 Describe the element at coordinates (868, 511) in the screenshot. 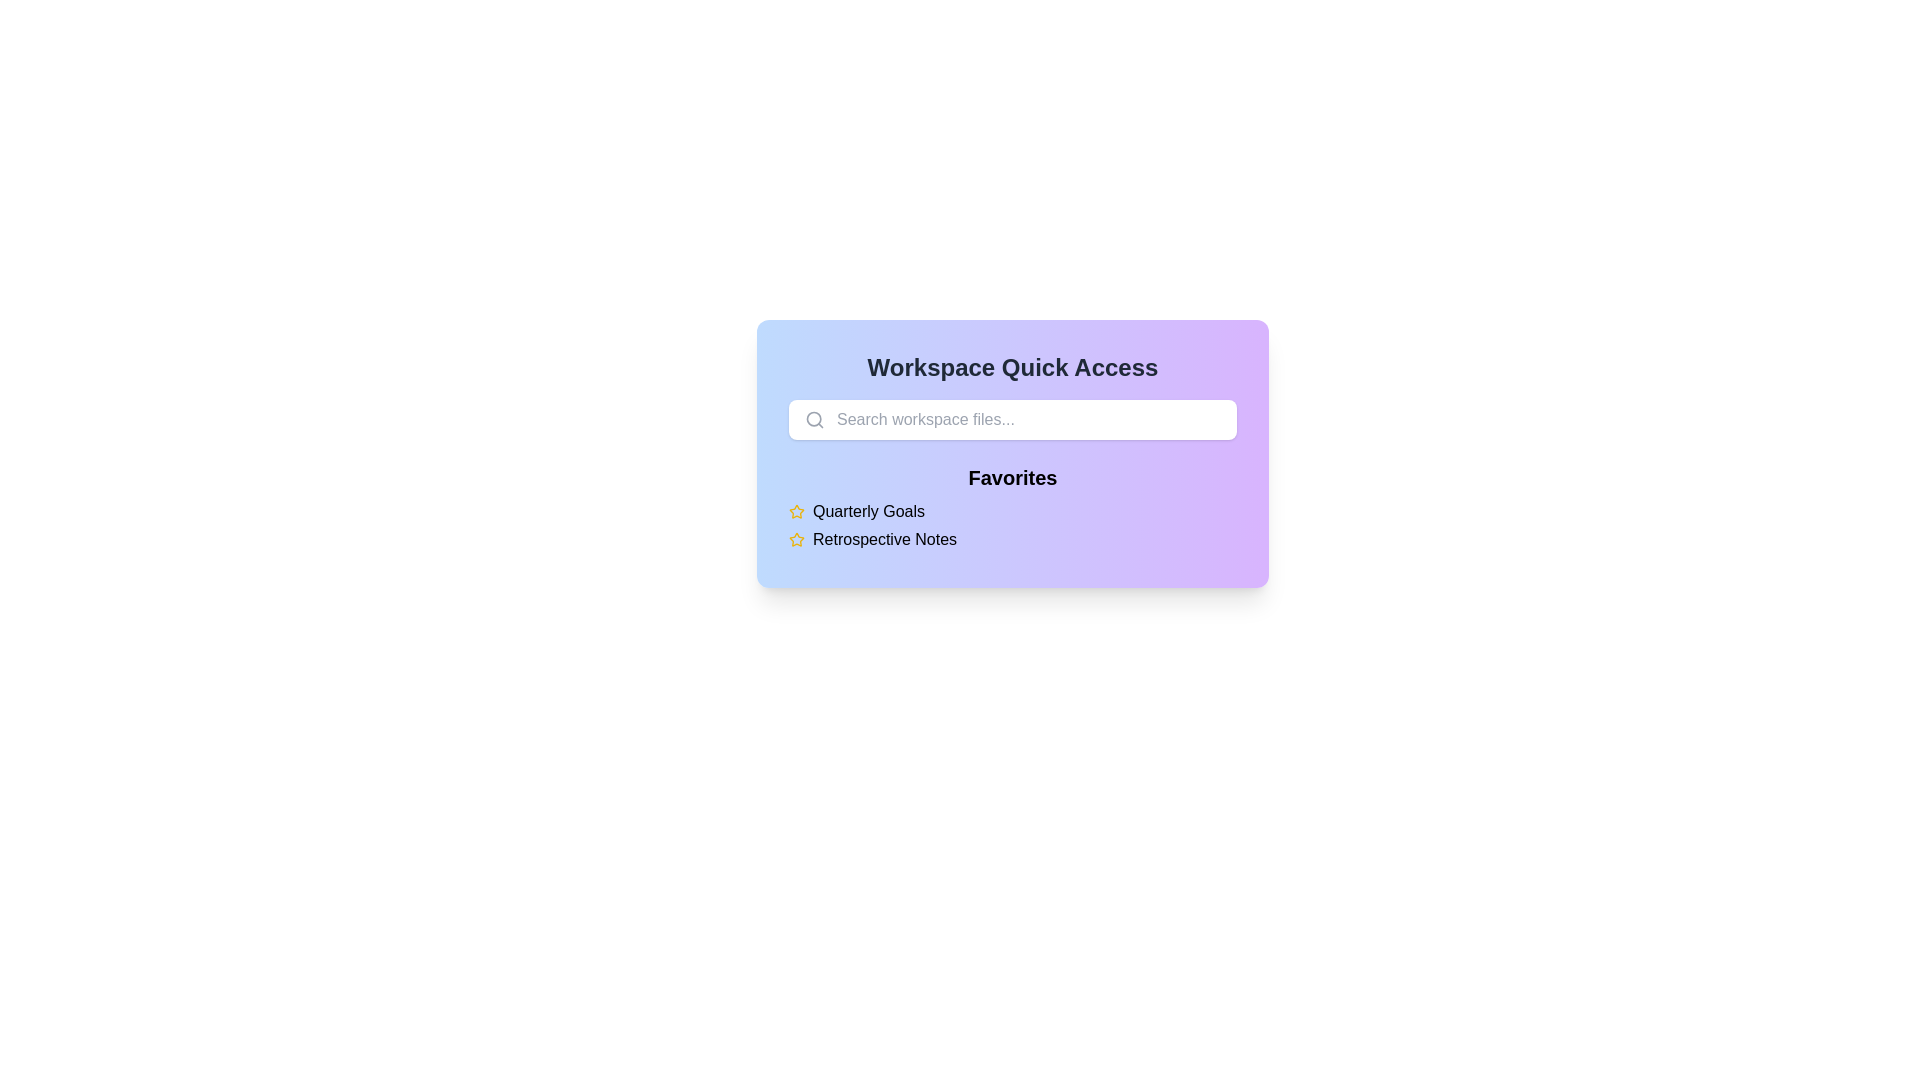

I see `the first Text label in the 'Favorites' list to focus or select the corresponding item` at that location.